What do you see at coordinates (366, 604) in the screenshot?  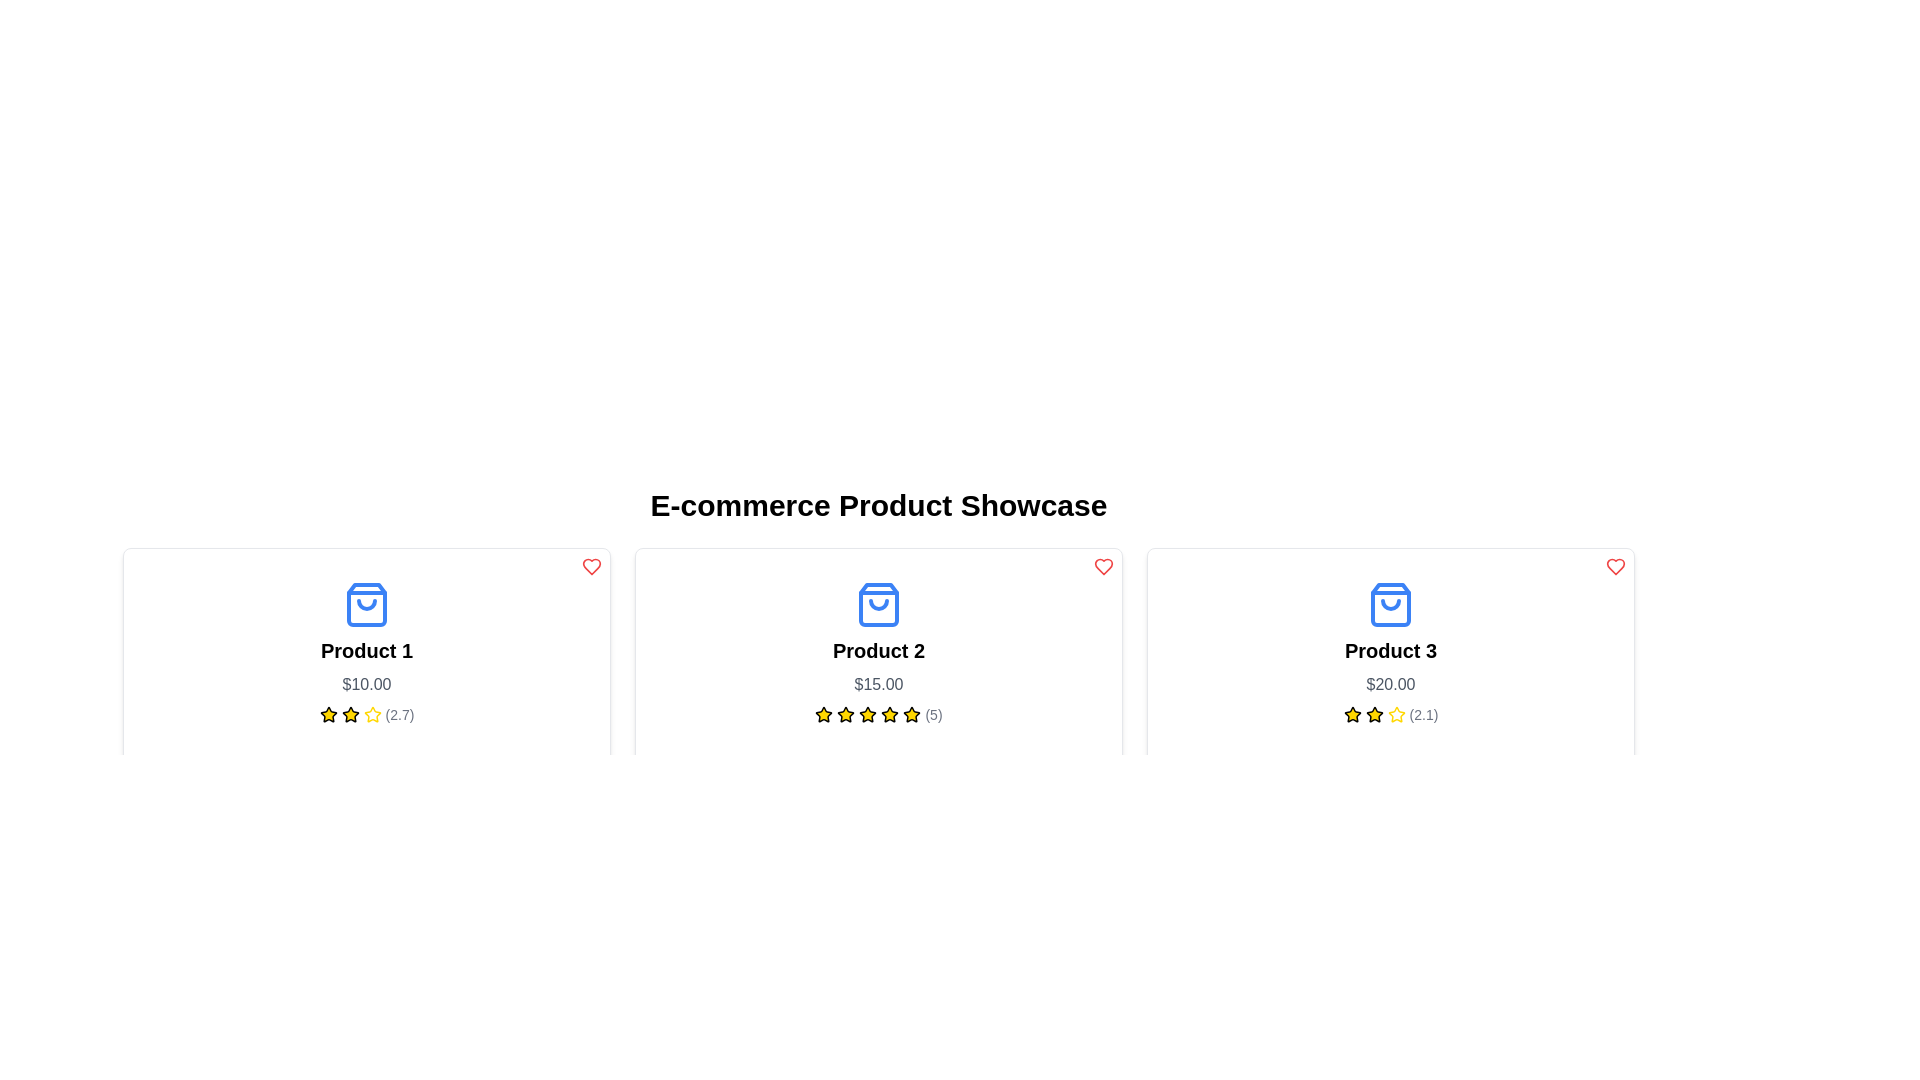 I see `the shopping icon located at the top of the 'Product 1' card, centered above the title` at bounding box center [366, 604].